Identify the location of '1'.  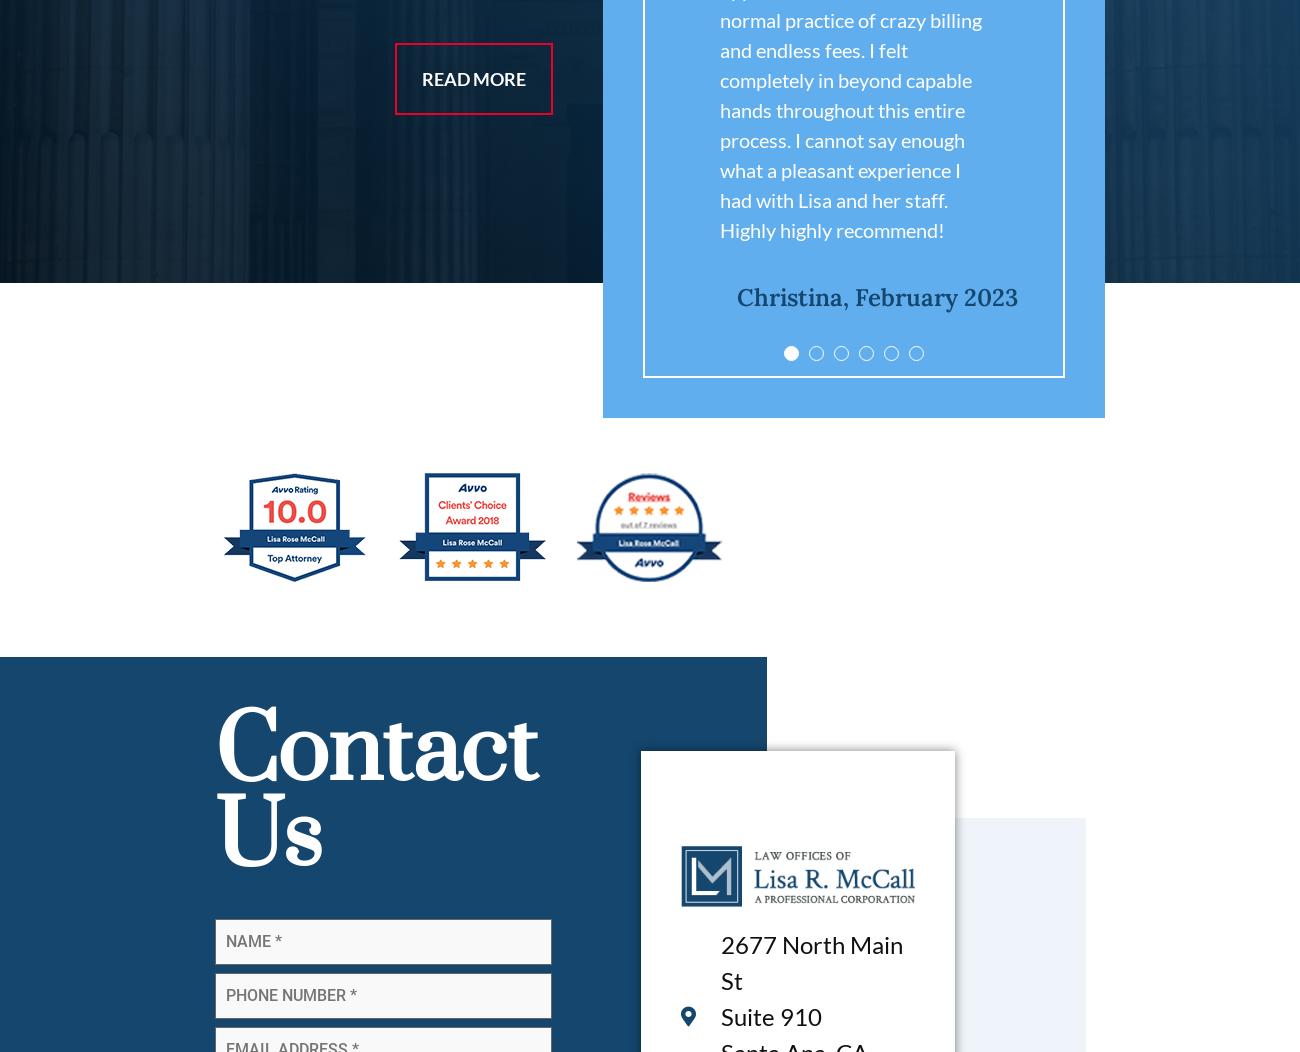
(949, 358).